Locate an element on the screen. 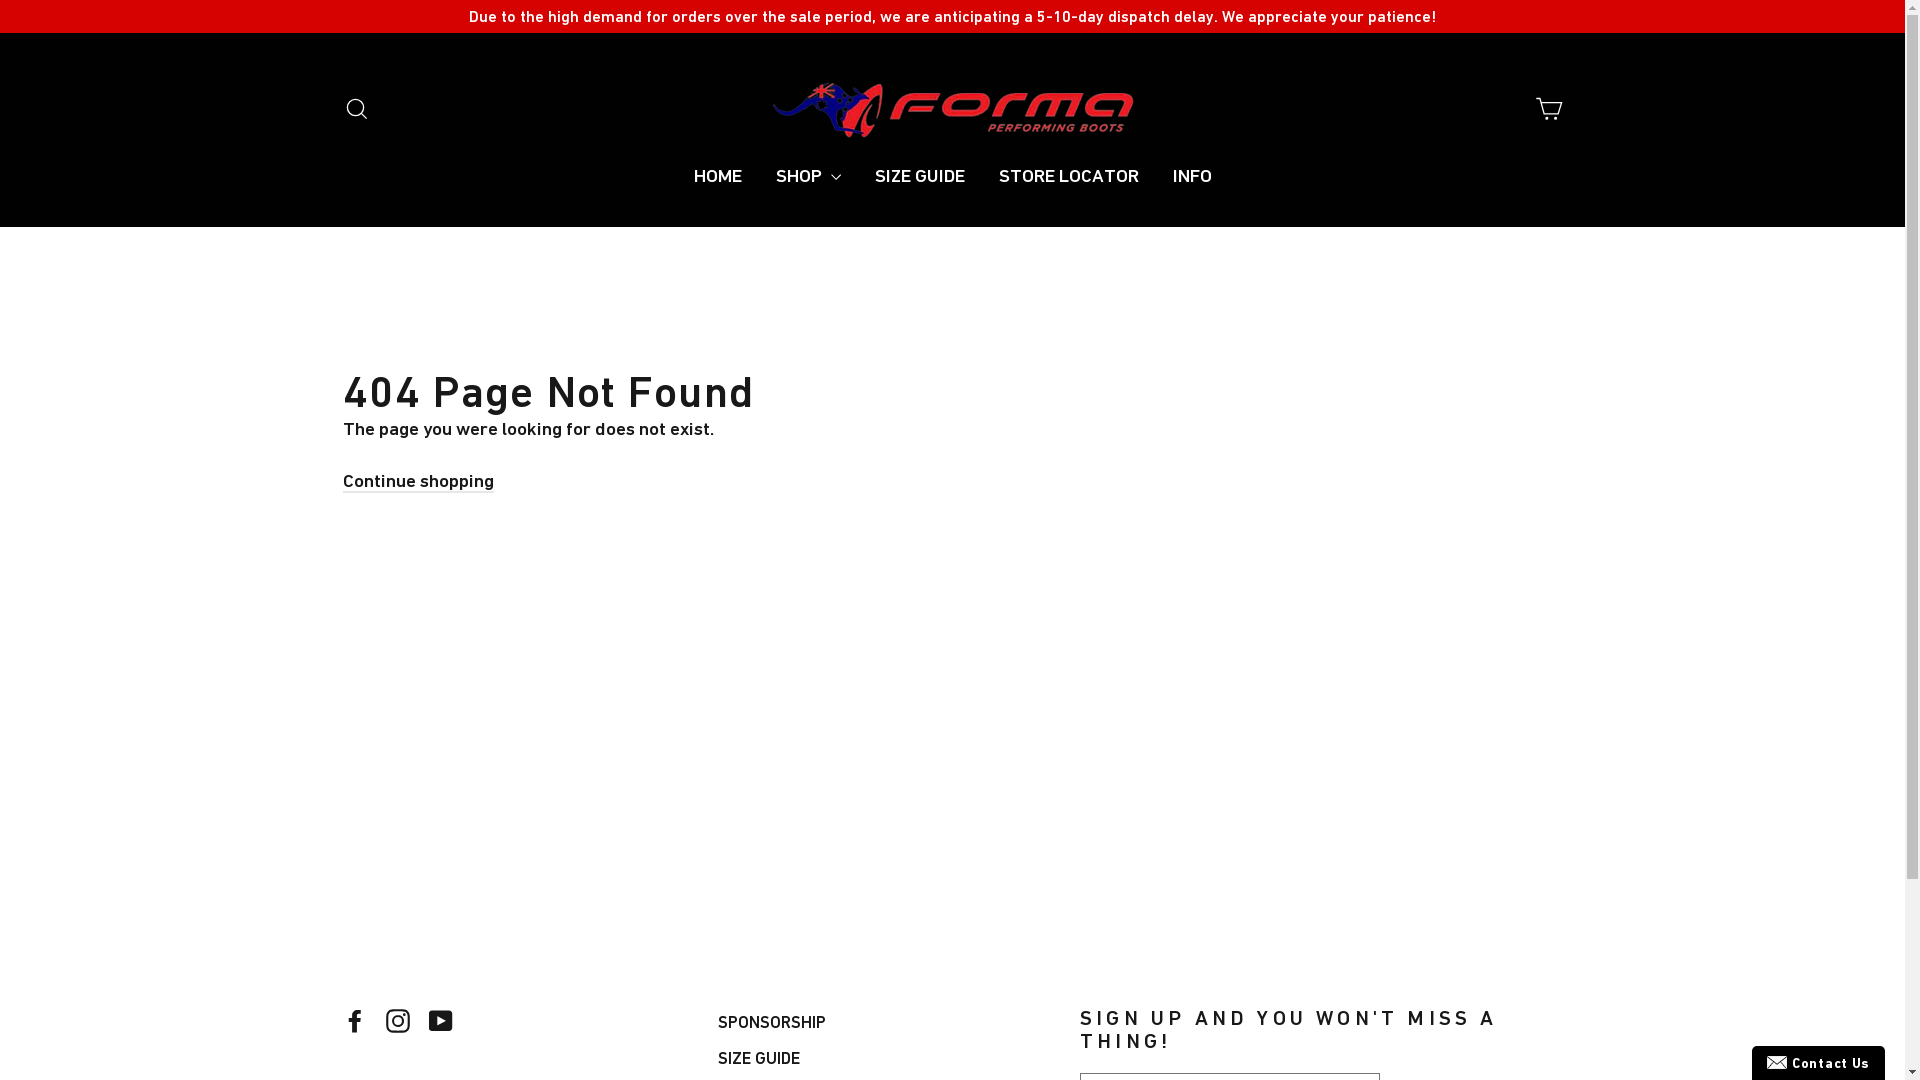 The width and height of the screenshot is (1920, 1080). 'SHOP' is located at coordinates (807, 175).